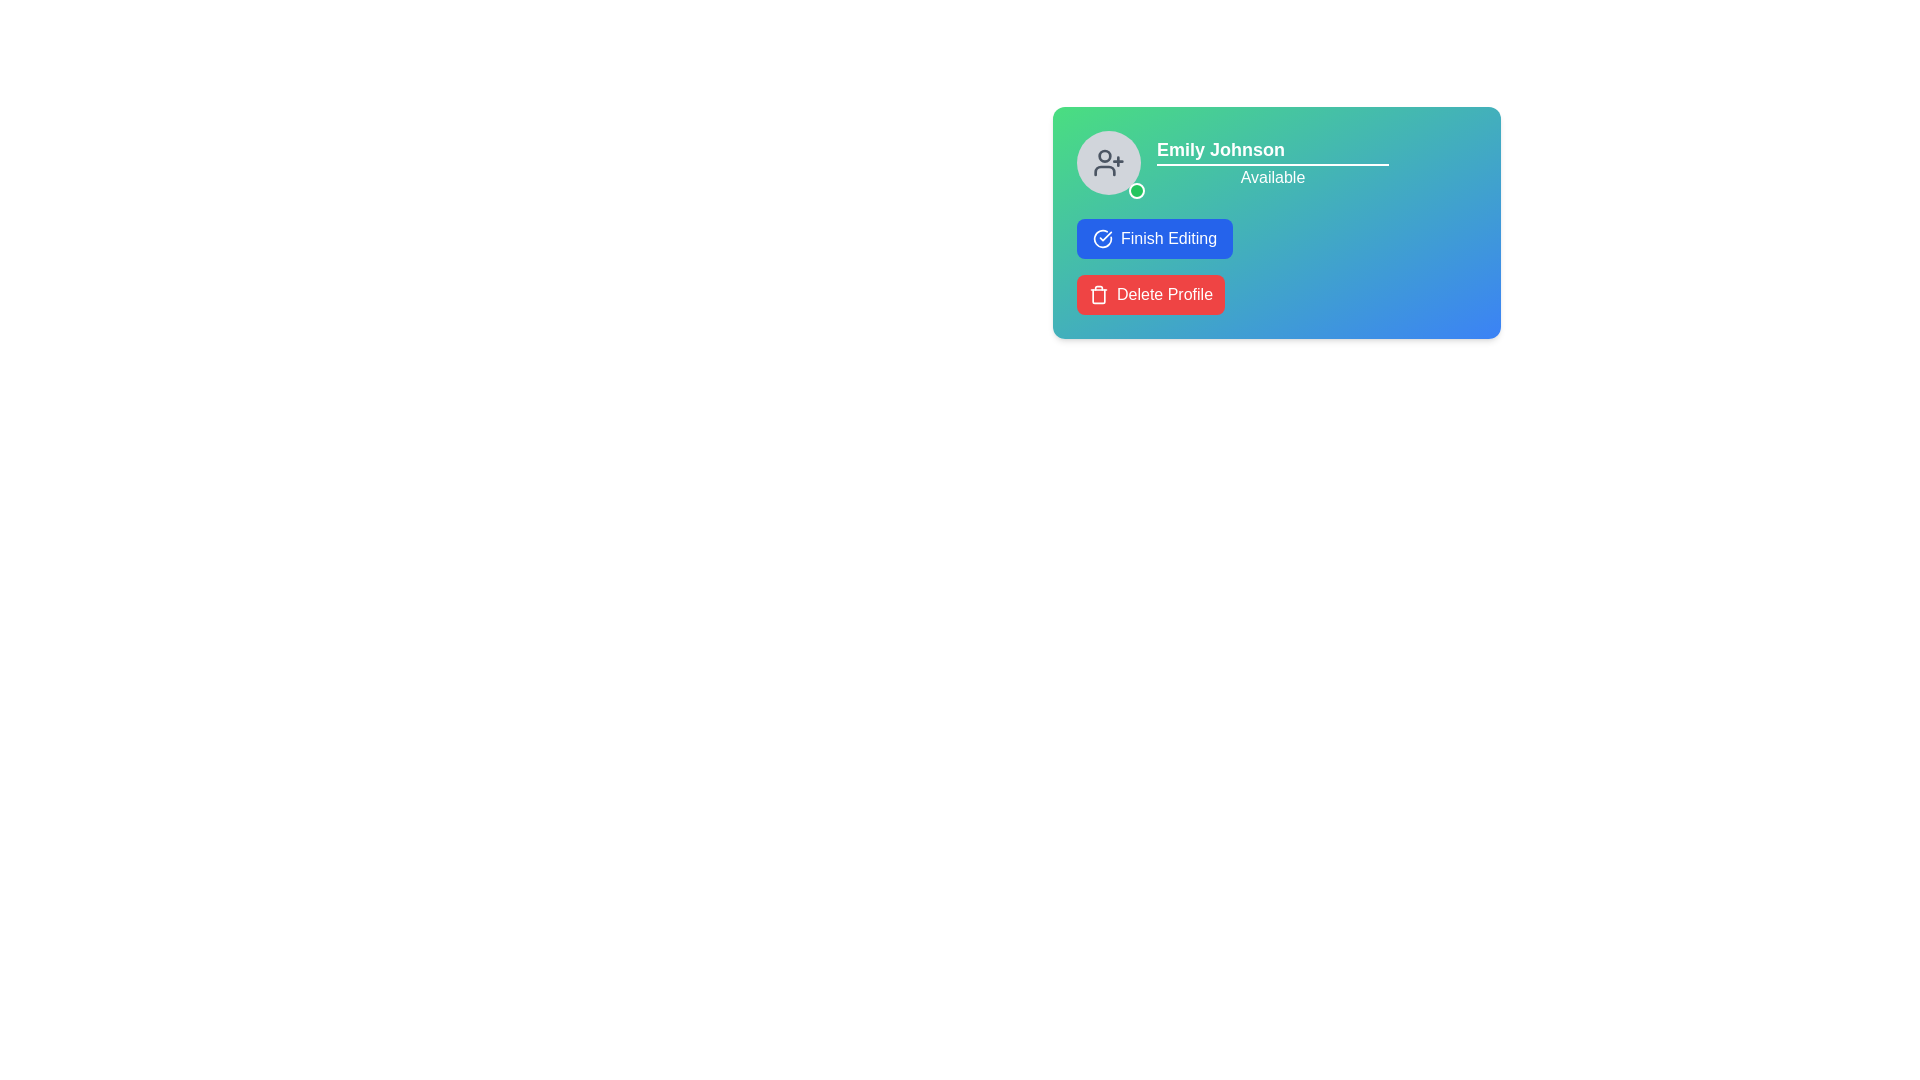 The width and height of the screenshot is (1920, 1080). What do you see at coordinates (1155, 238) in the screenshot?
I see `the first button above the 'Delete Profile' button to finalize the editing action for the profile associated with 'Emily Johnson'` at bounding box center [1155, 238].